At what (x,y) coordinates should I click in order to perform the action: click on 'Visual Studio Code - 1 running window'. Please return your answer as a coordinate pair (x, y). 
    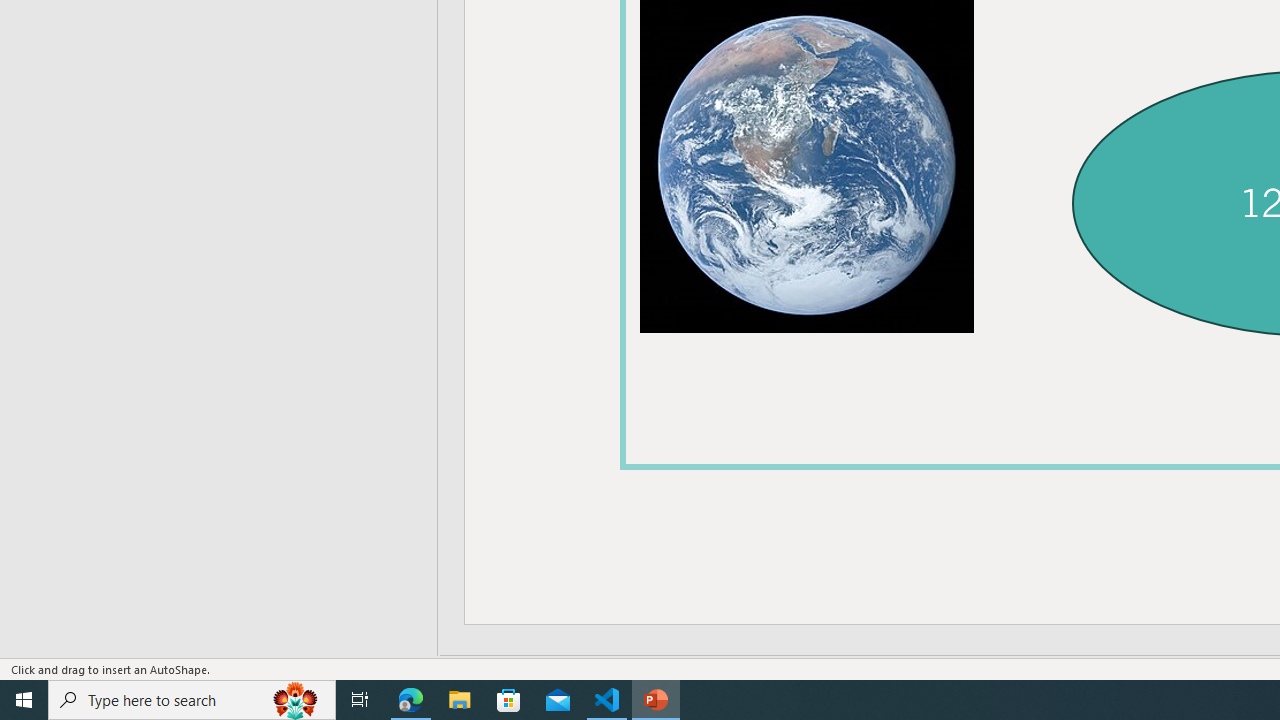
    Looking at the image, I should click on (606, 698).